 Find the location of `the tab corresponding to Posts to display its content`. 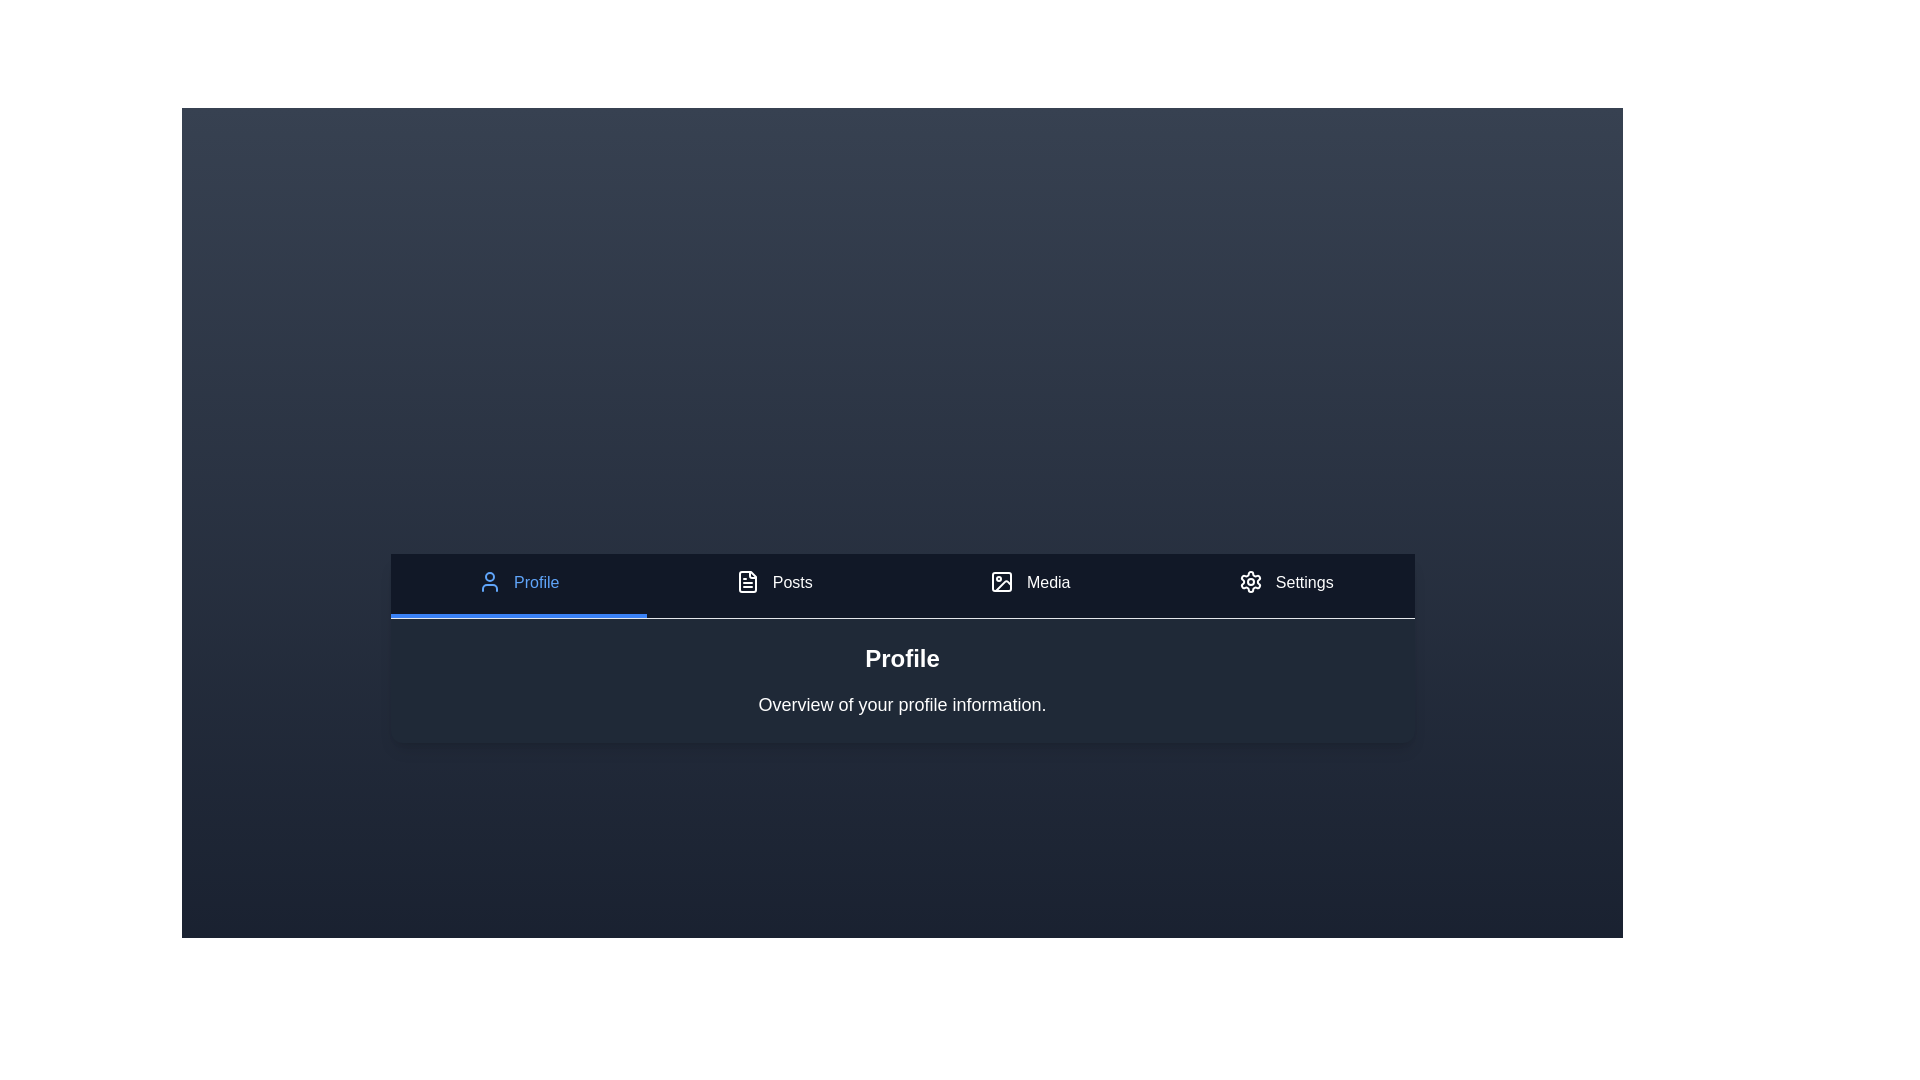

the tab corresponding to Posts to display its content is located at coordinates (773, 585).